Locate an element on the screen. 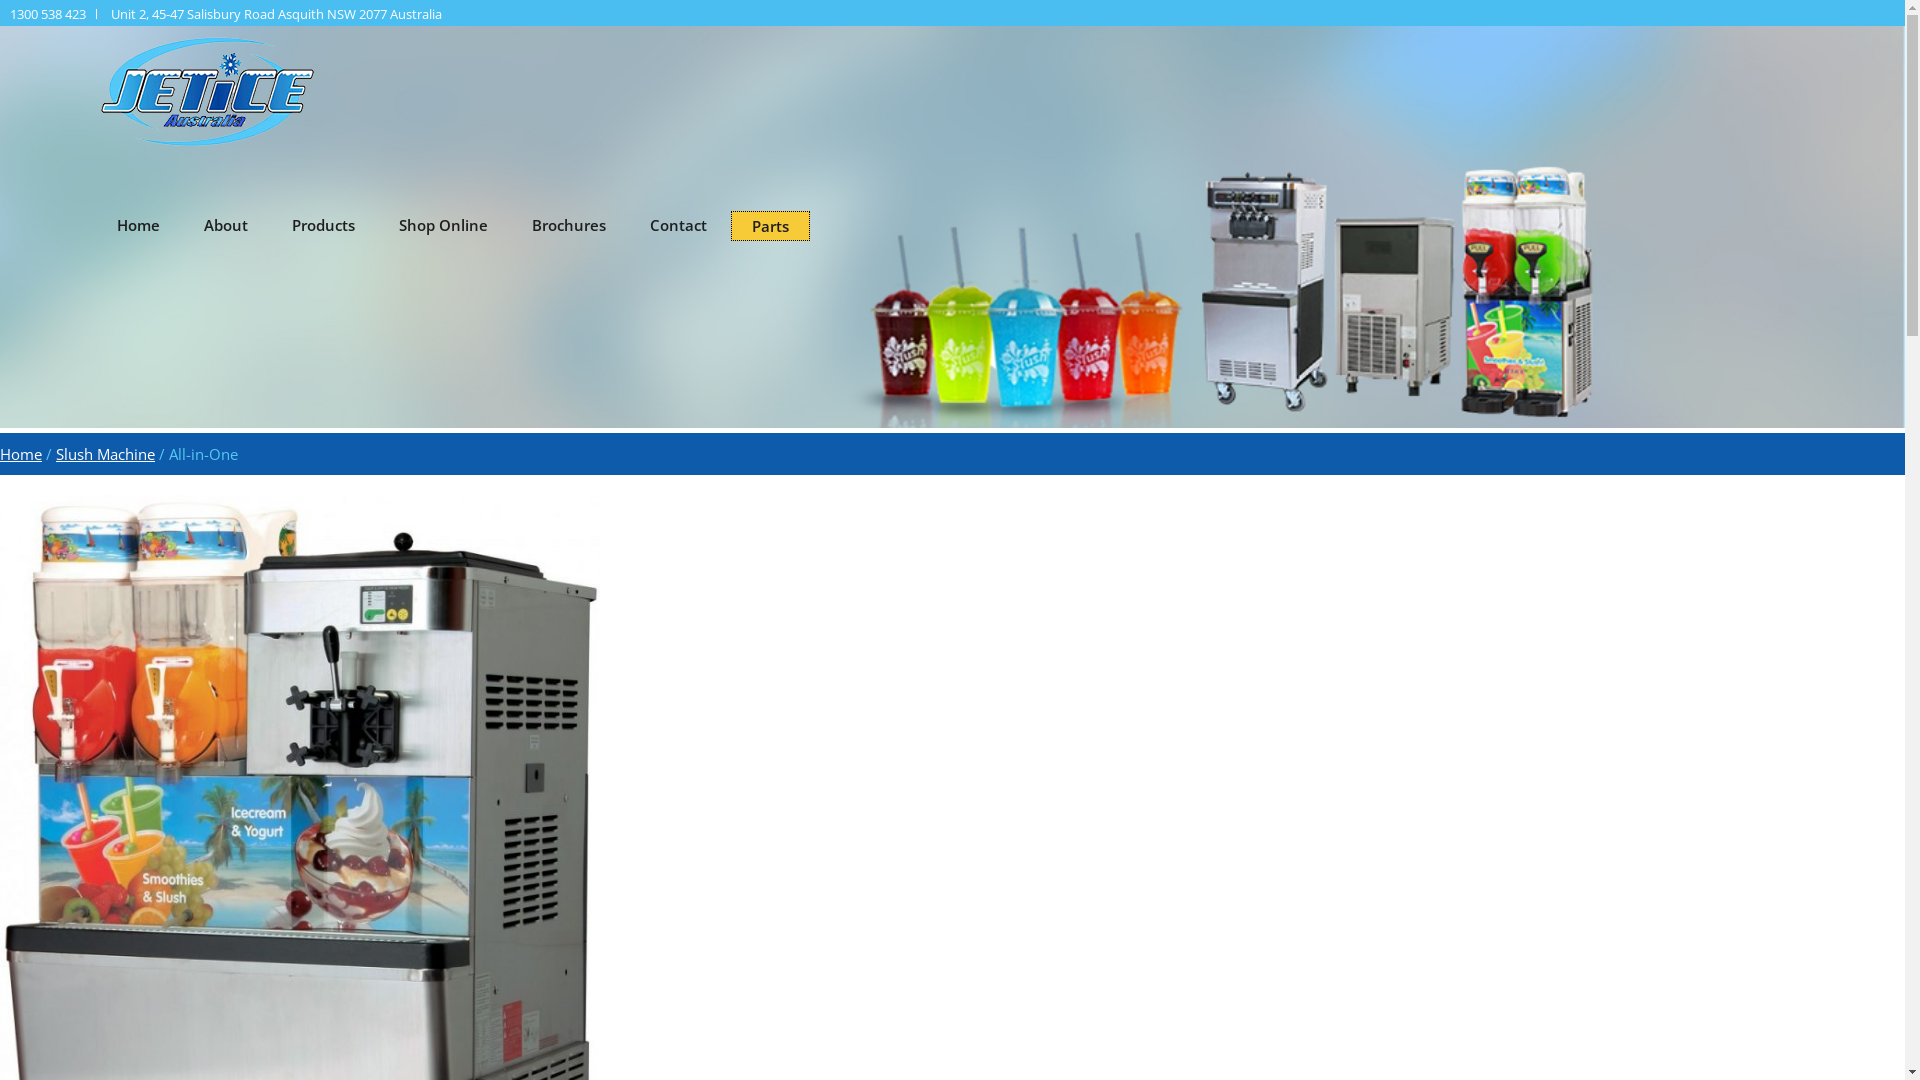  '1300 538 423' is located at coordinates (9, 14).